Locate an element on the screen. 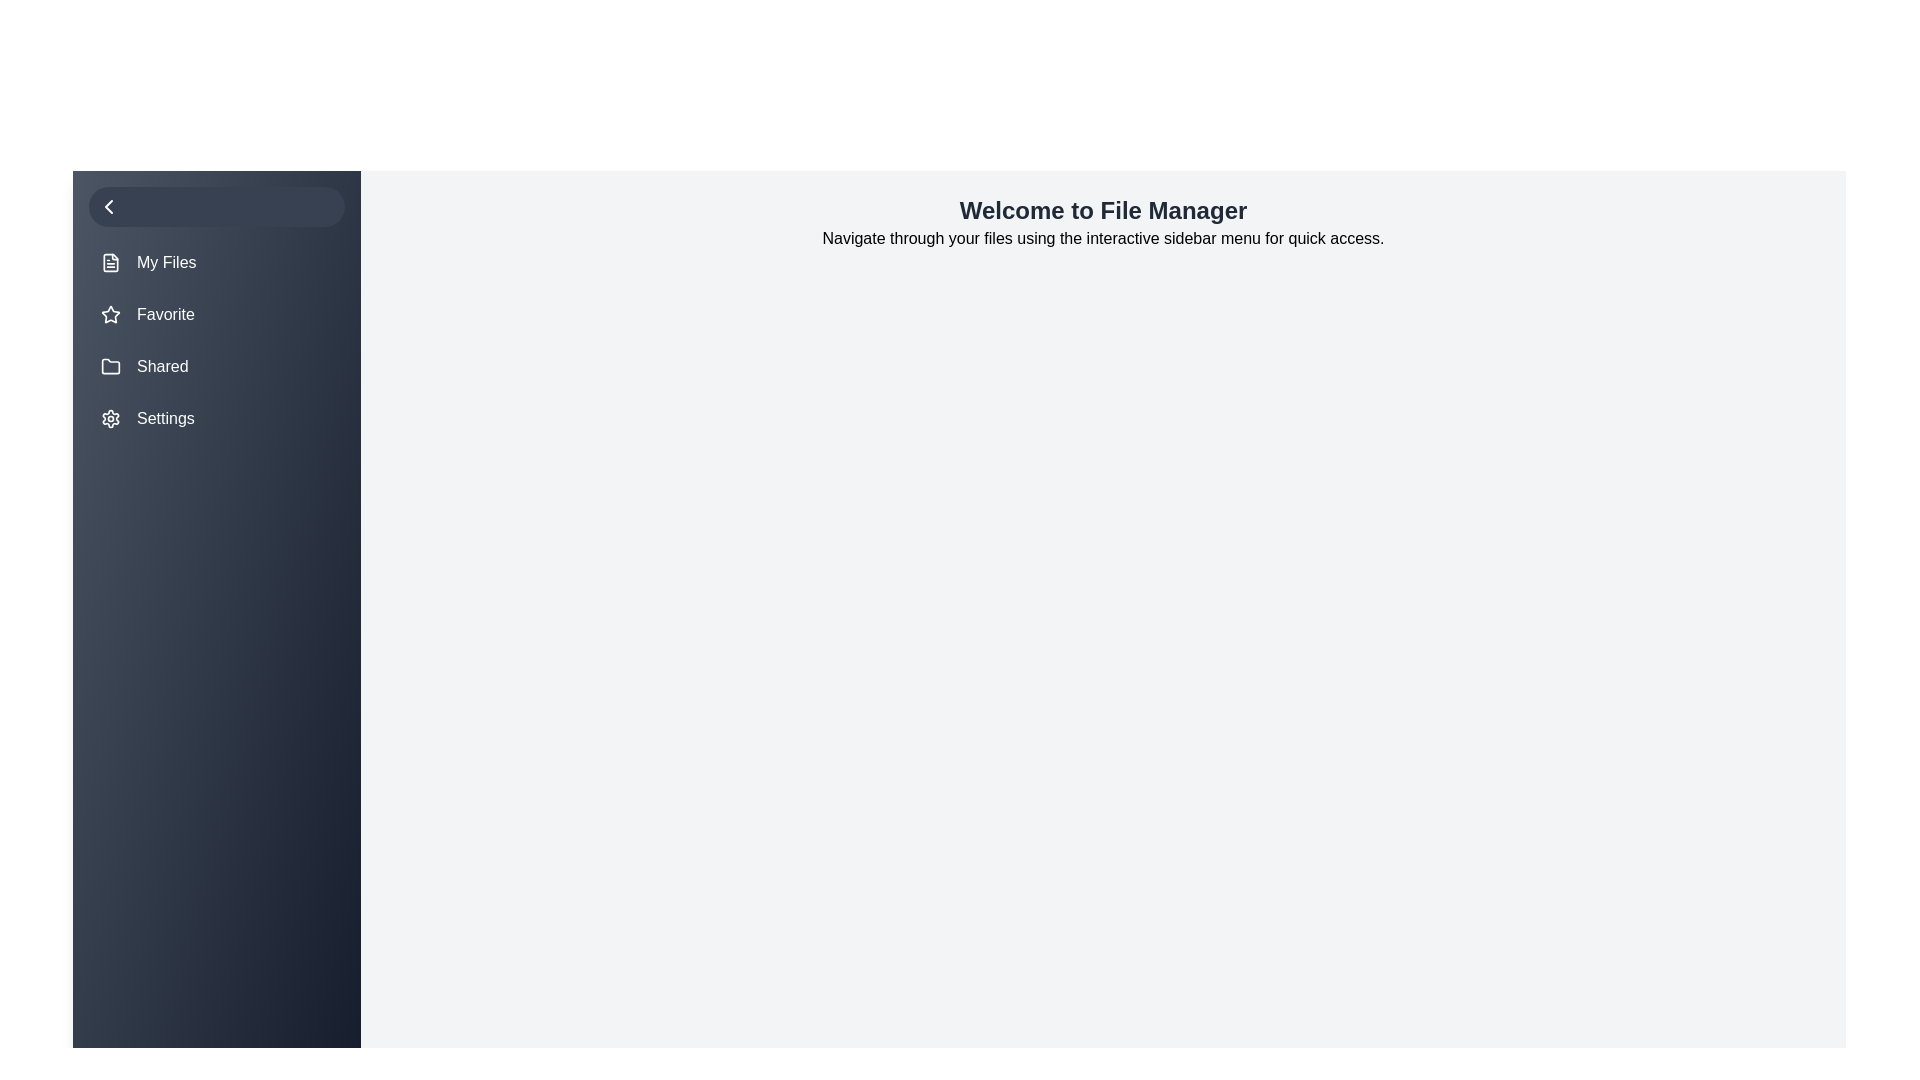  the menu item labeled Shared is located at coordinates (216, 366).